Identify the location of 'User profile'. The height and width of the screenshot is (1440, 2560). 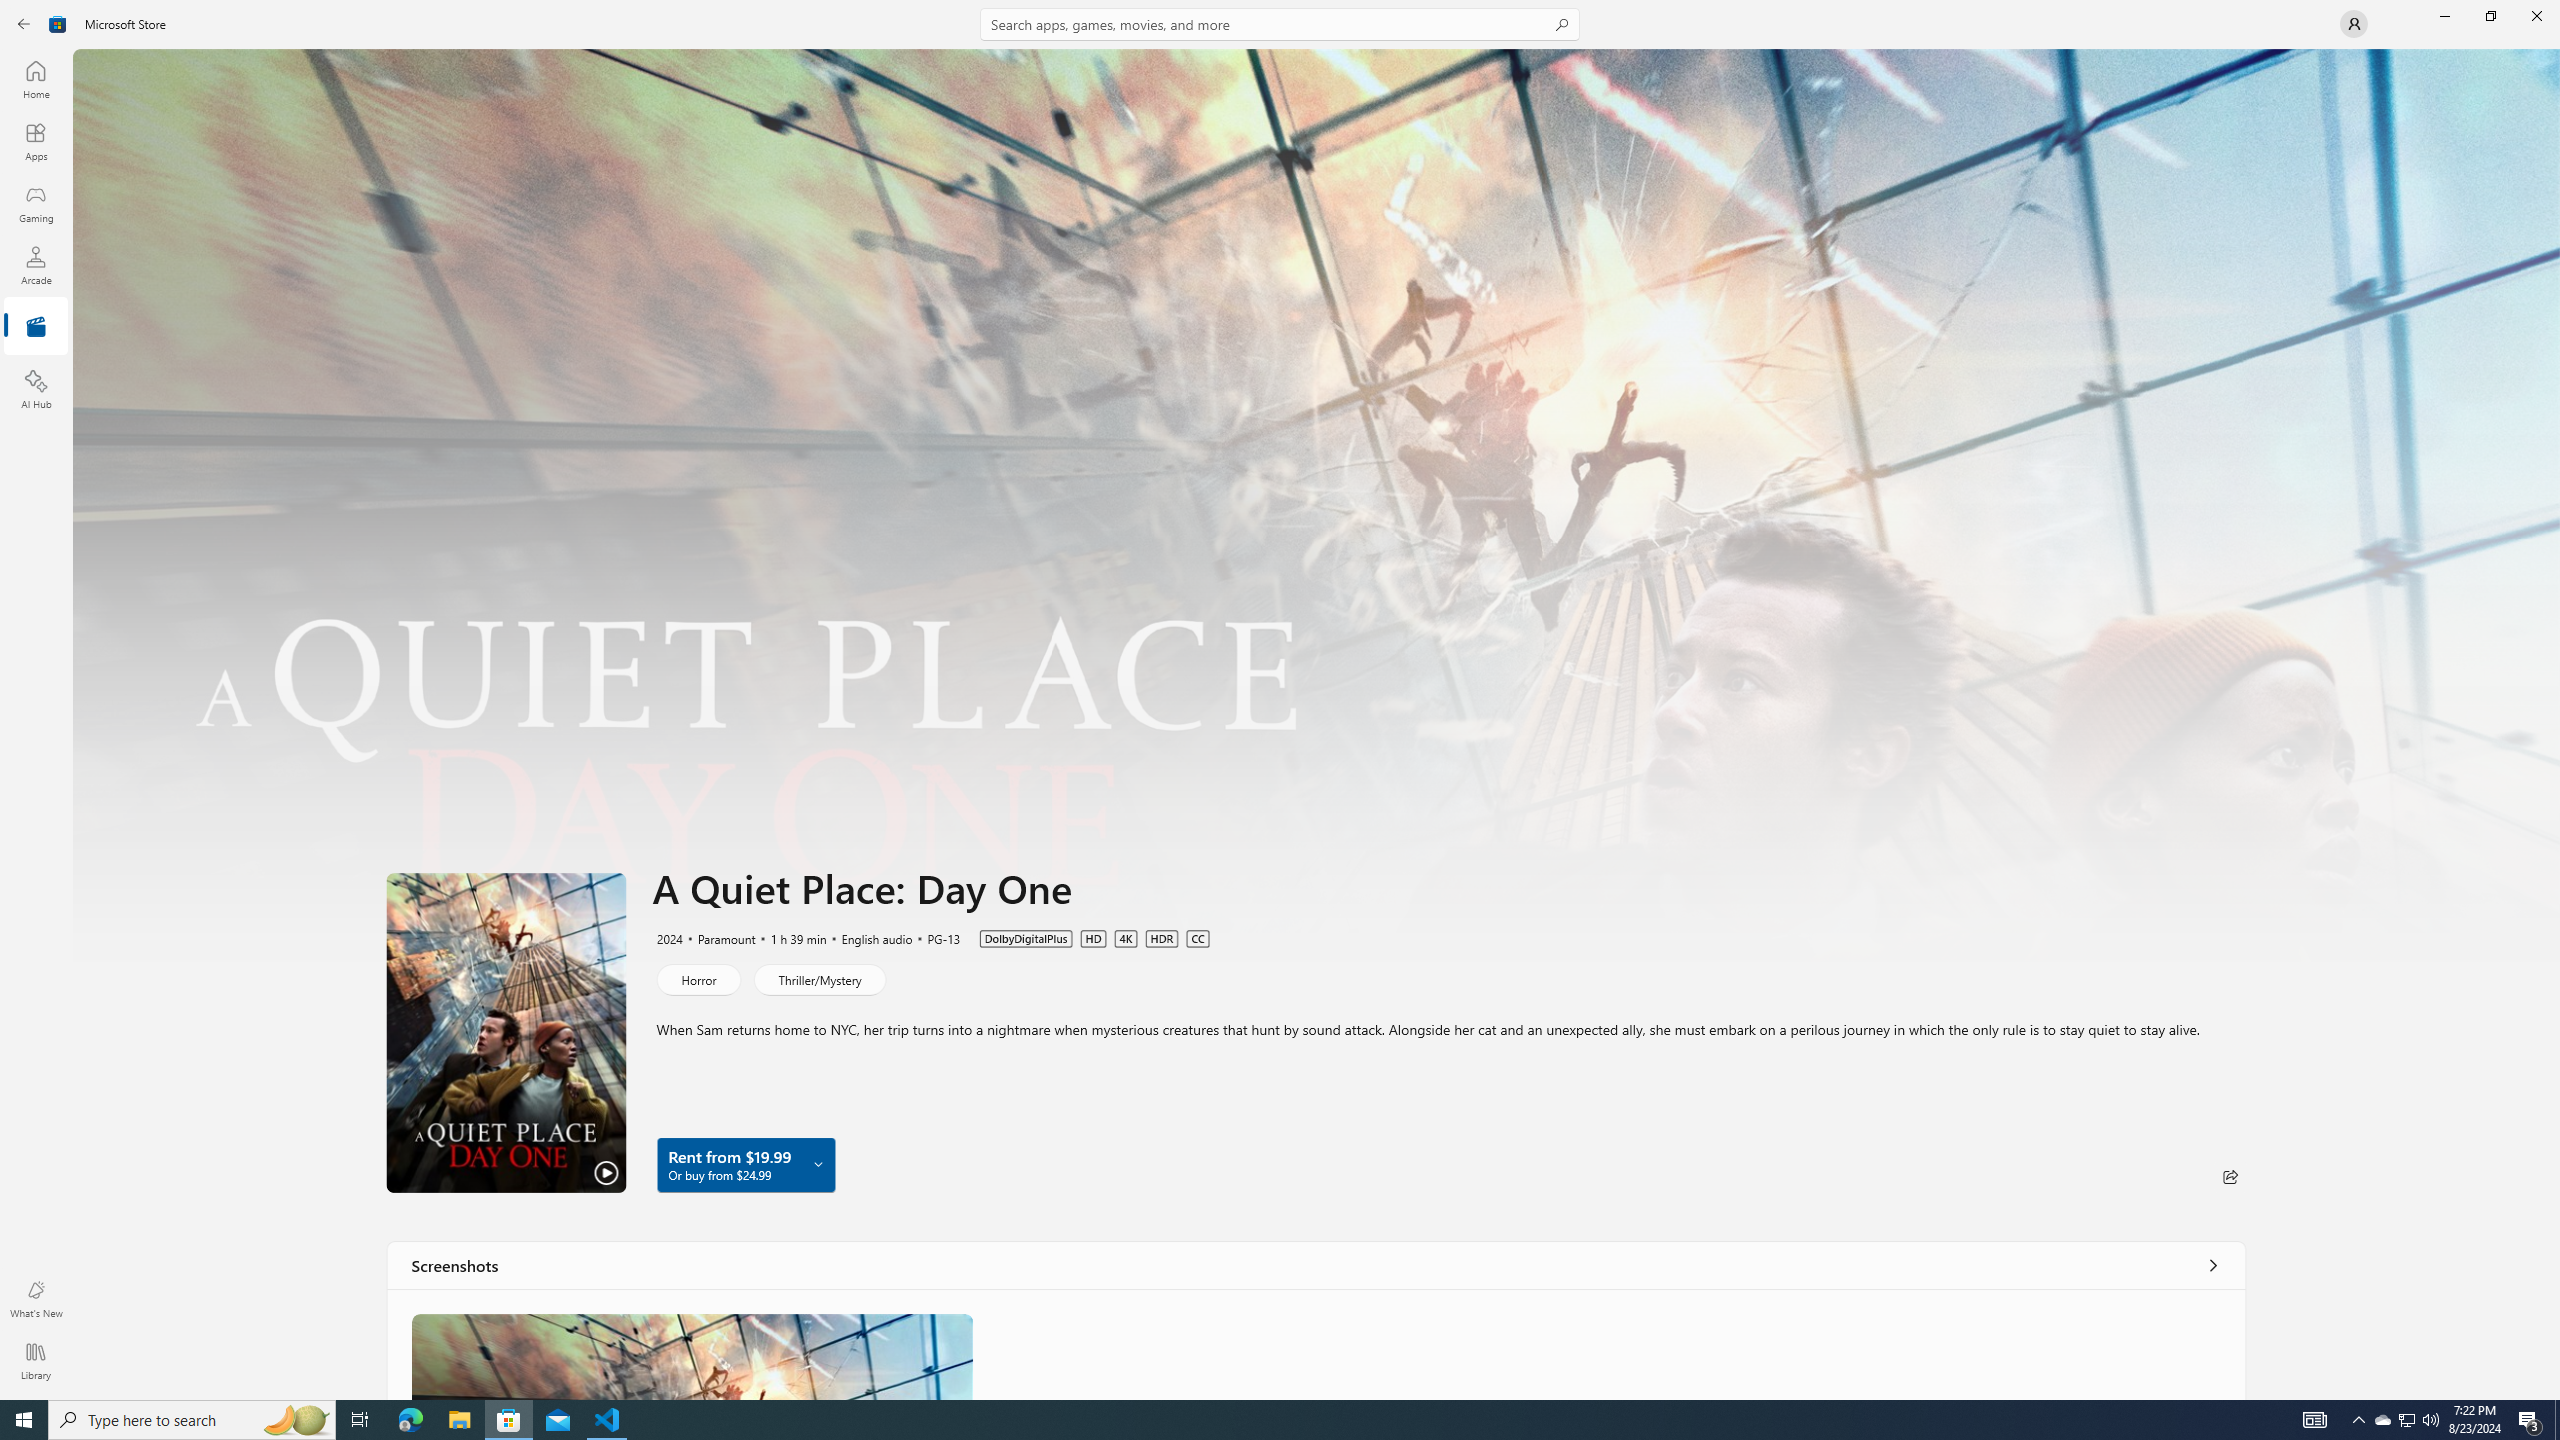
(2352, 22).